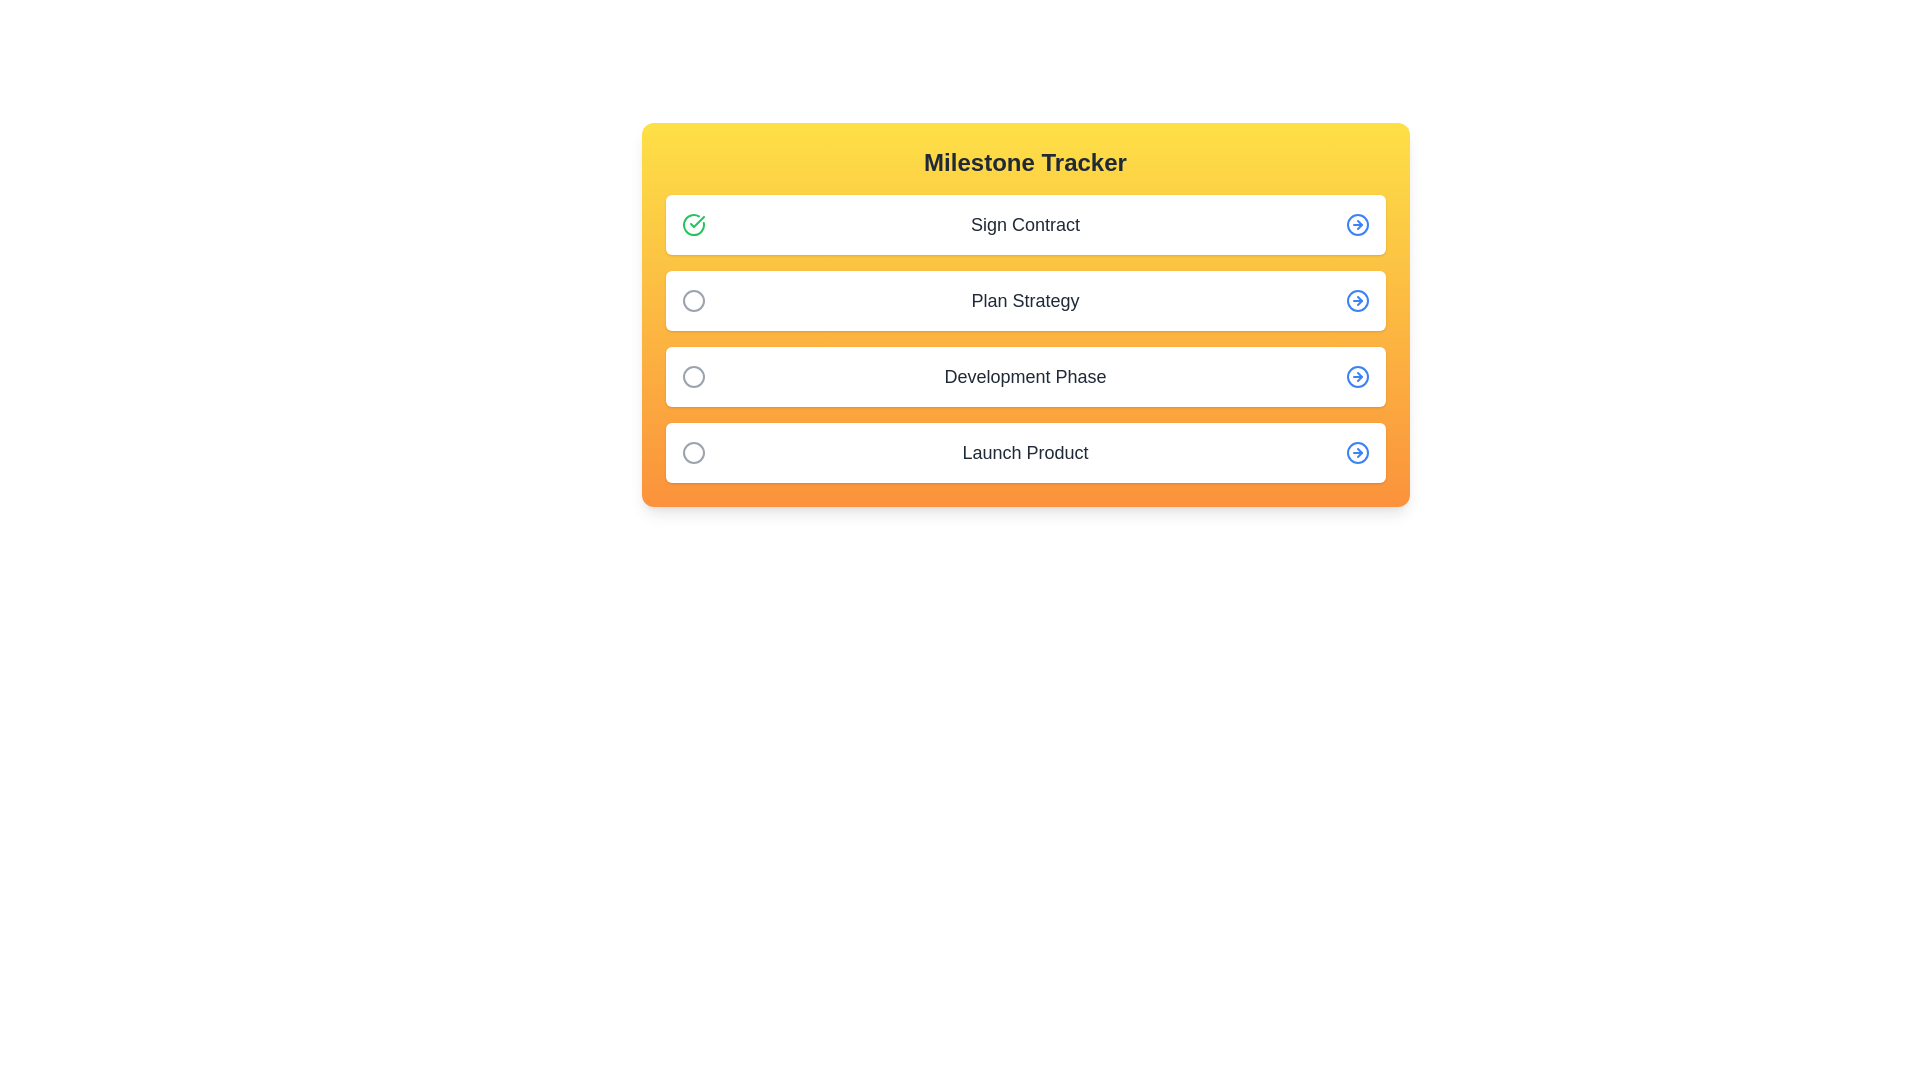 This screenshot has height=1080, width=1920. What do you see at coordinates (1025, 377) in the screenshot?
I see `the text label that reads 'Development Phase', which is the third item in a vertically-aligned list of milestone tracking elements, centered within a white rounded rectangle` at bounding box center [1025, 377].